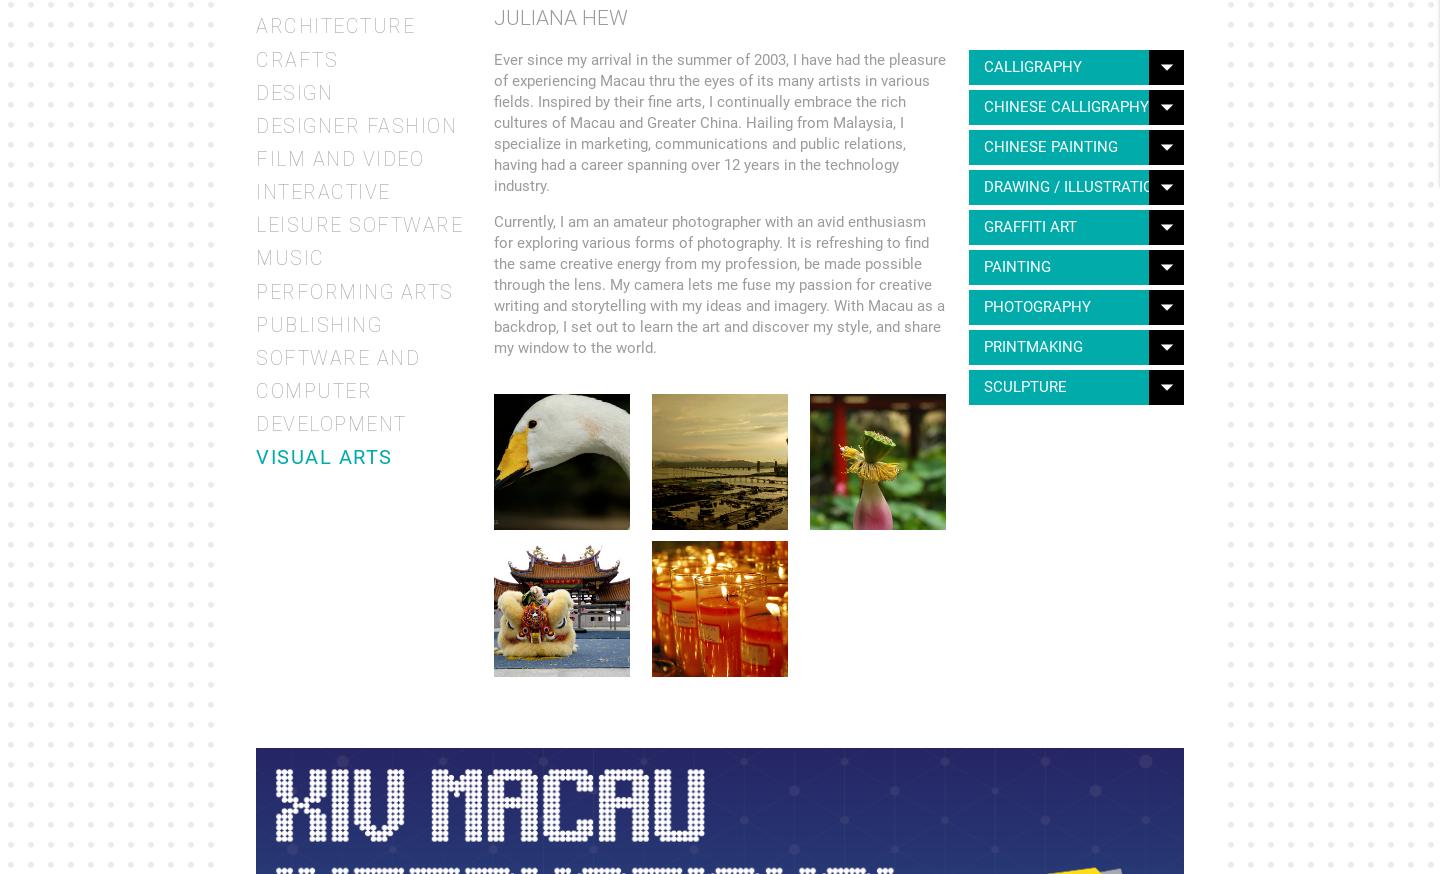  Describe the element at coordinates (1029, 226) in the screenshot. I see `'Graffiti Art'` at that location.